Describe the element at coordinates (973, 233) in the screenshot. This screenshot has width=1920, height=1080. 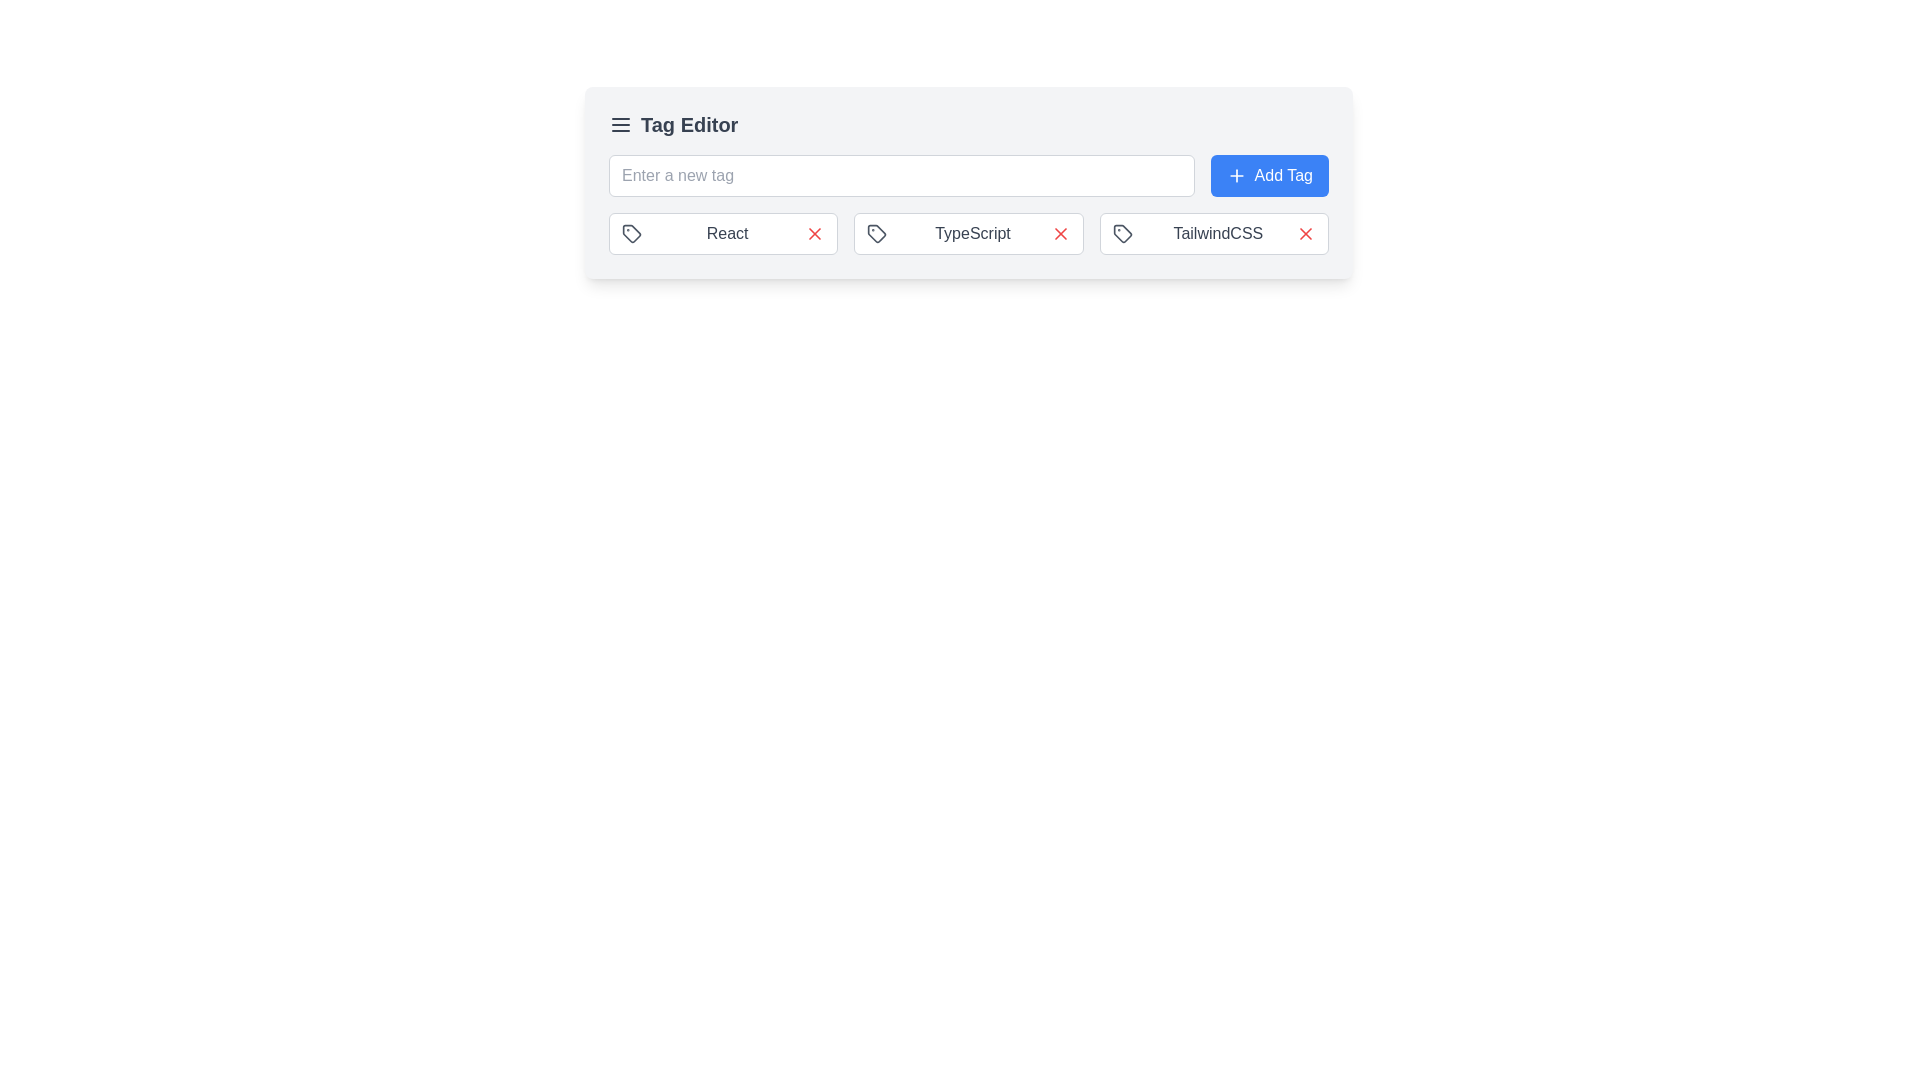
I see `the 'TypeScript' text label` at that location.